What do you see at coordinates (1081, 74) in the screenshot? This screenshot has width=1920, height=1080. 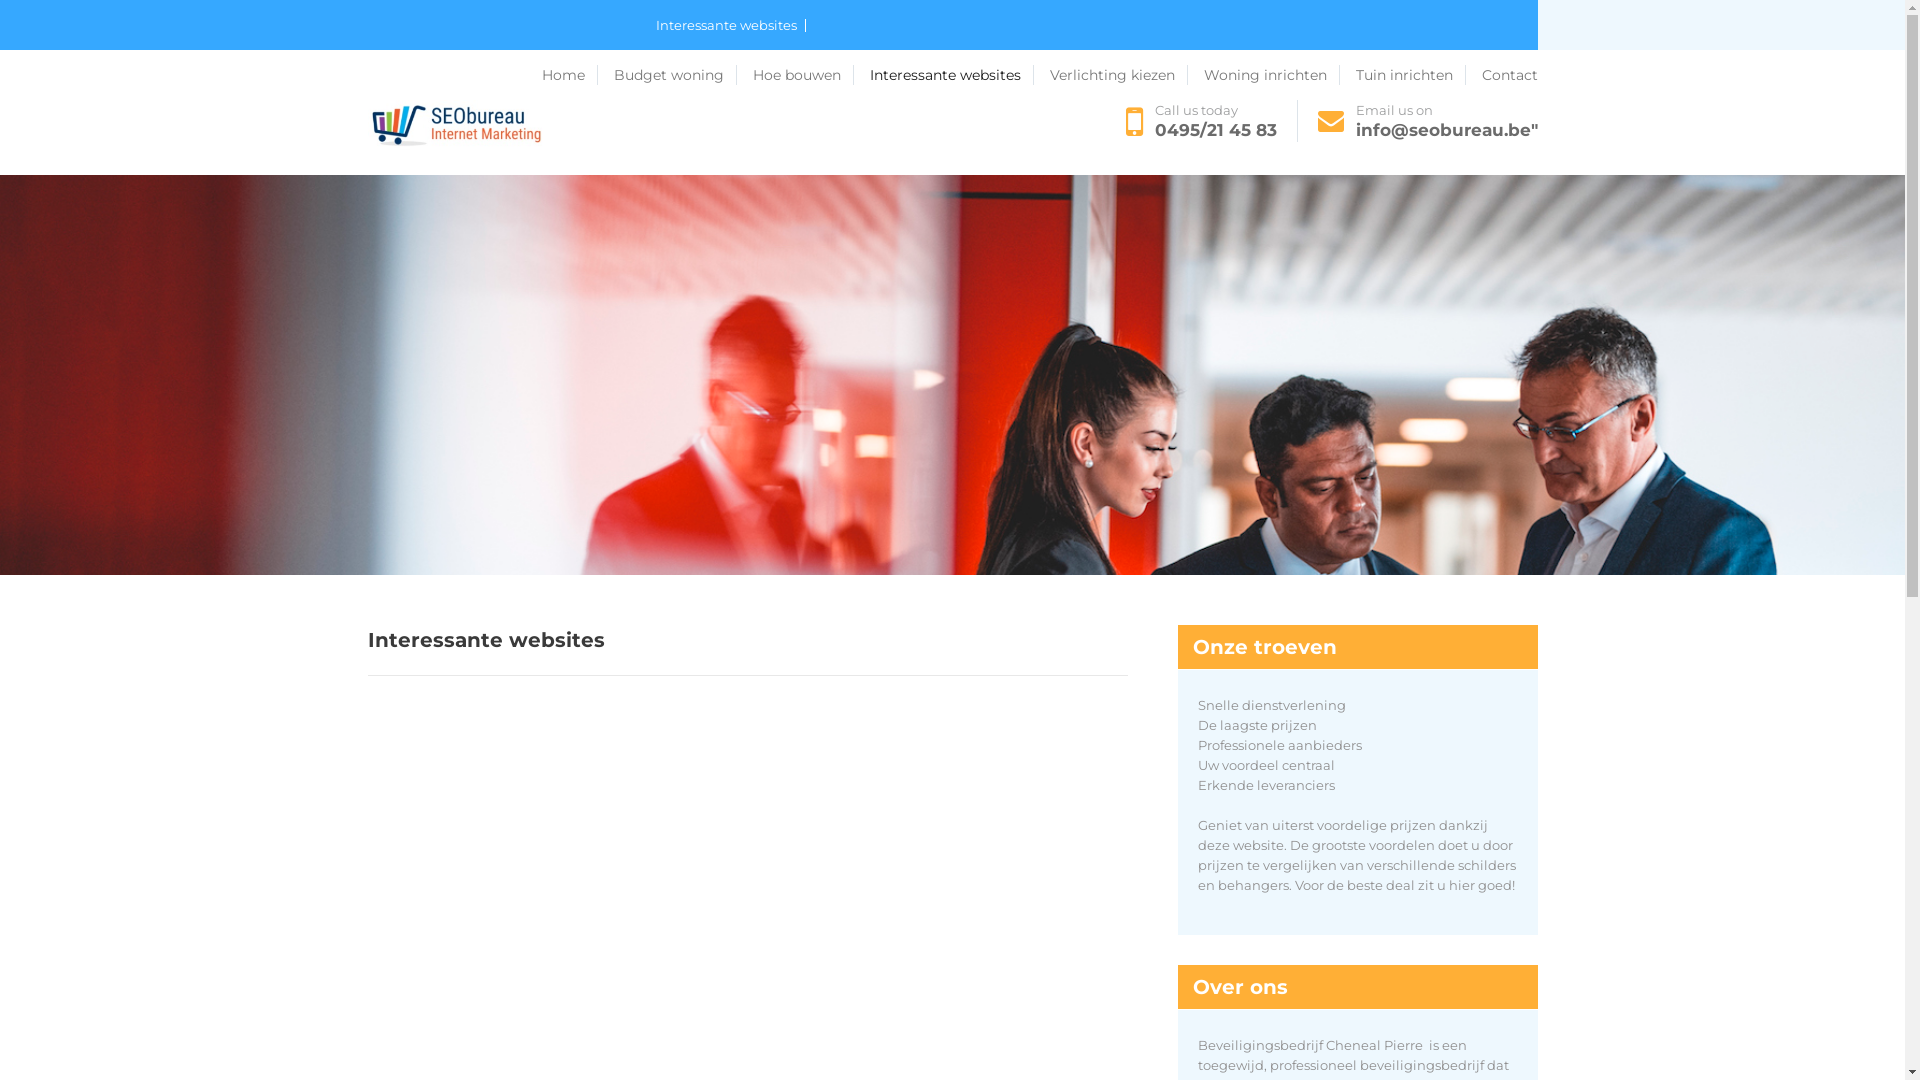 I see `'Nieuws'` at bounding box center [1081, 74].